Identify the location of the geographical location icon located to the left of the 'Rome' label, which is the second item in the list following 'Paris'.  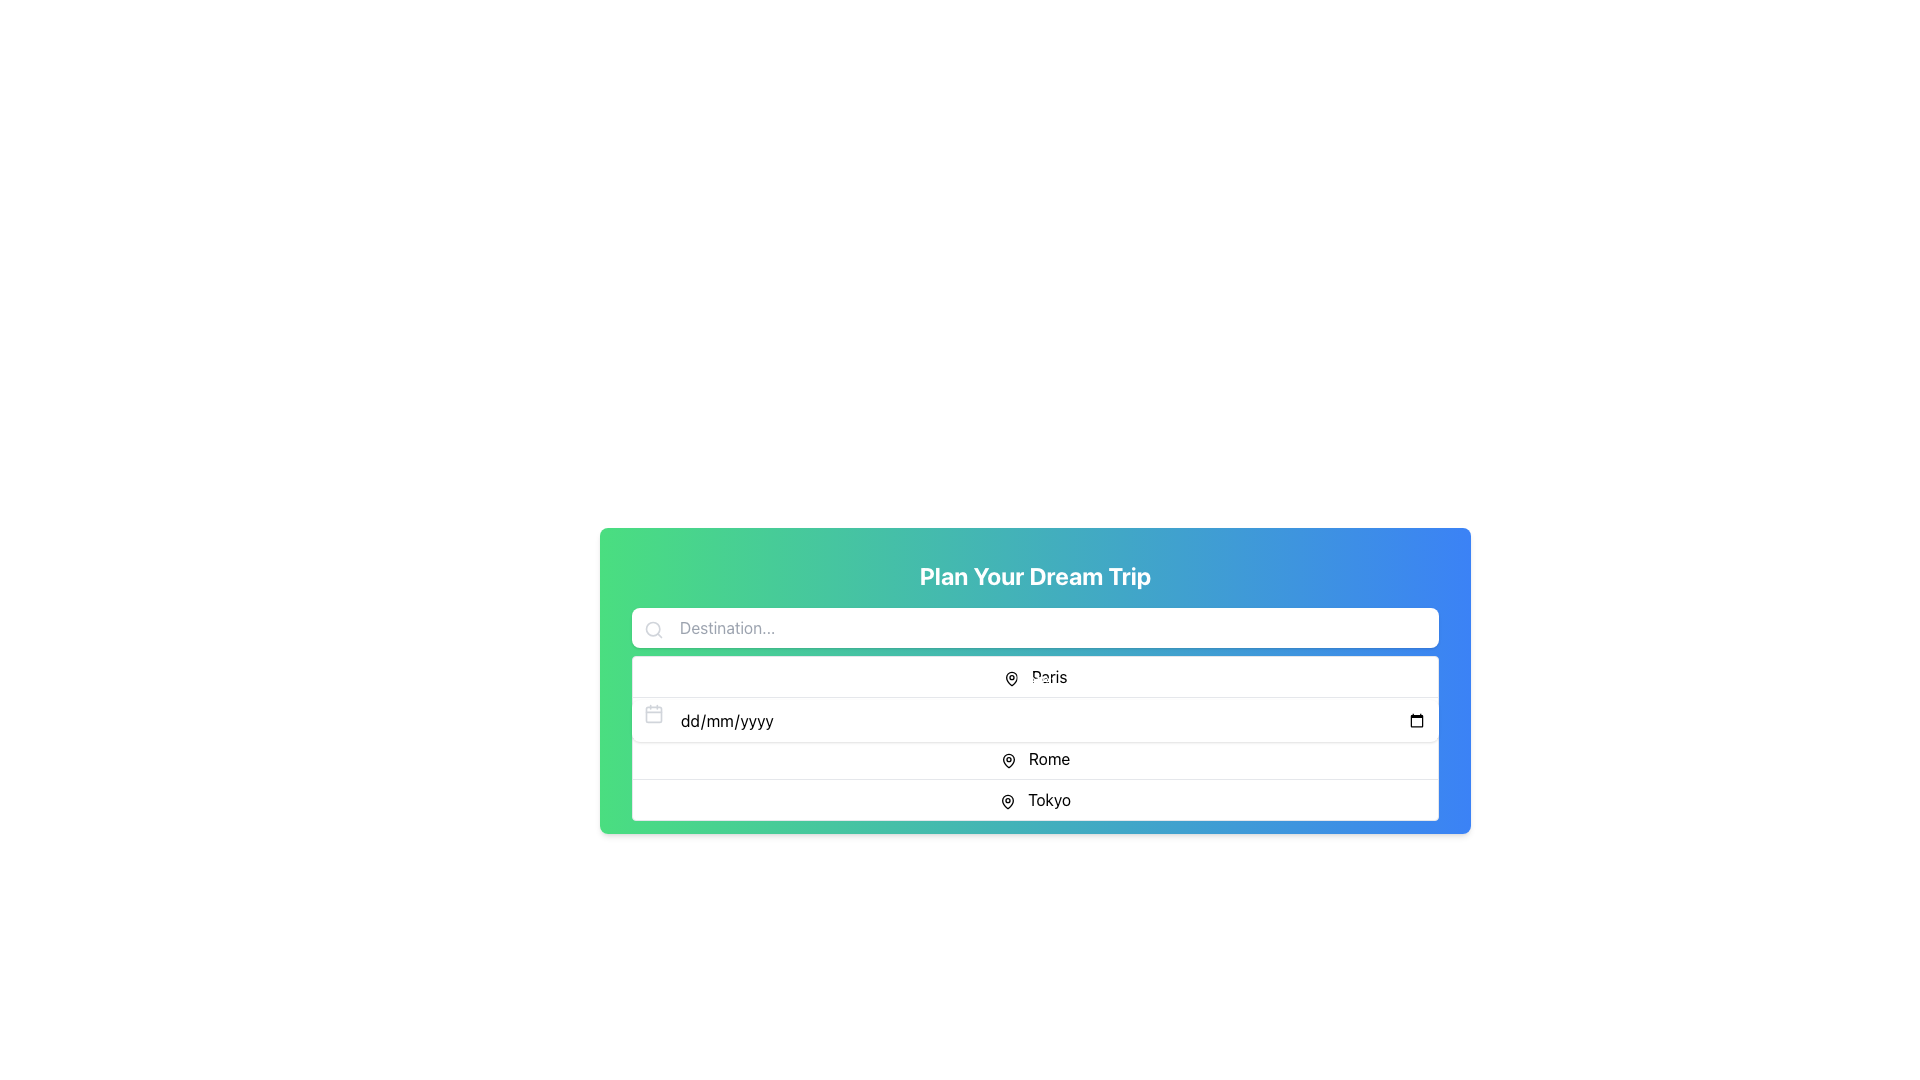
(1008, 760).